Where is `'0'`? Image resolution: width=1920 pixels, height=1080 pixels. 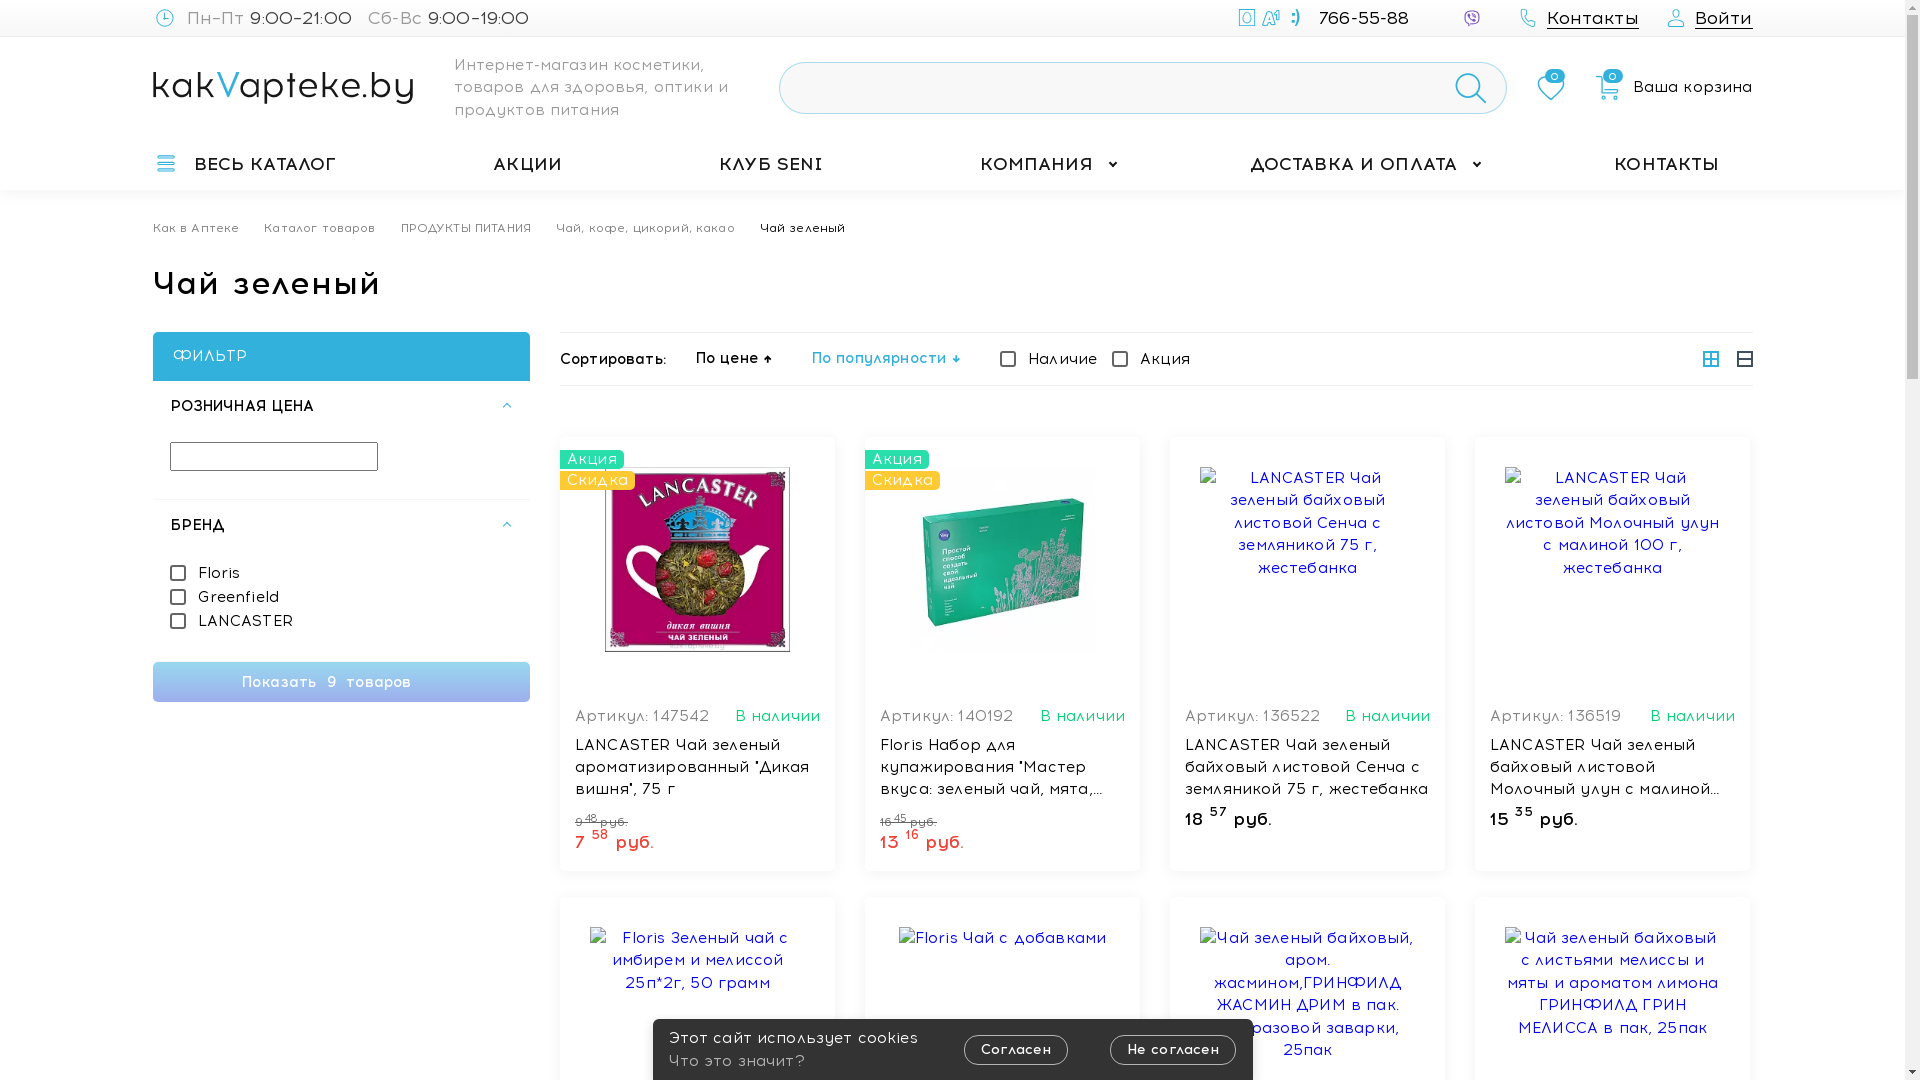
'0' is located at coordinates (1549, 87).